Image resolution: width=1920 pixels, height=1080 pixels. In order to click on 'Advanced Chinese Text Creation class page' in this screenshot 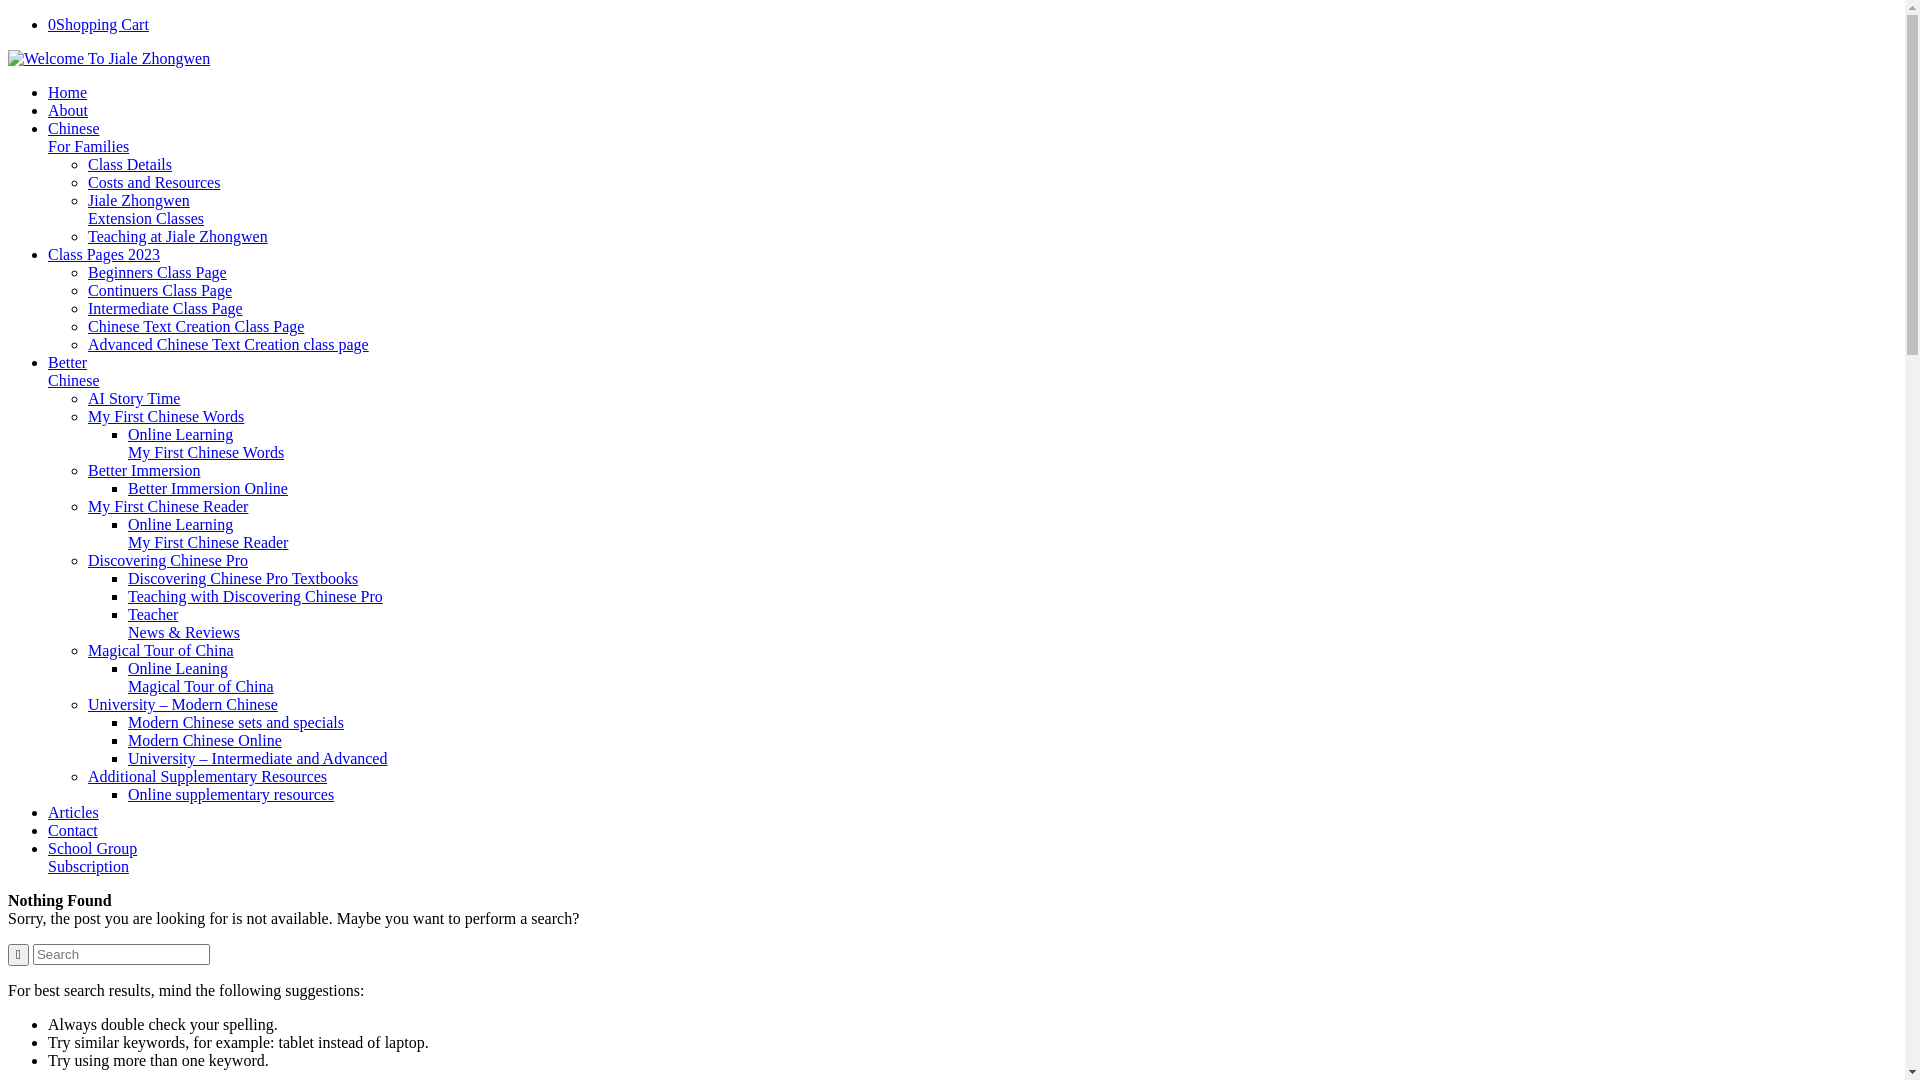, I will do `click(228, 343)`.